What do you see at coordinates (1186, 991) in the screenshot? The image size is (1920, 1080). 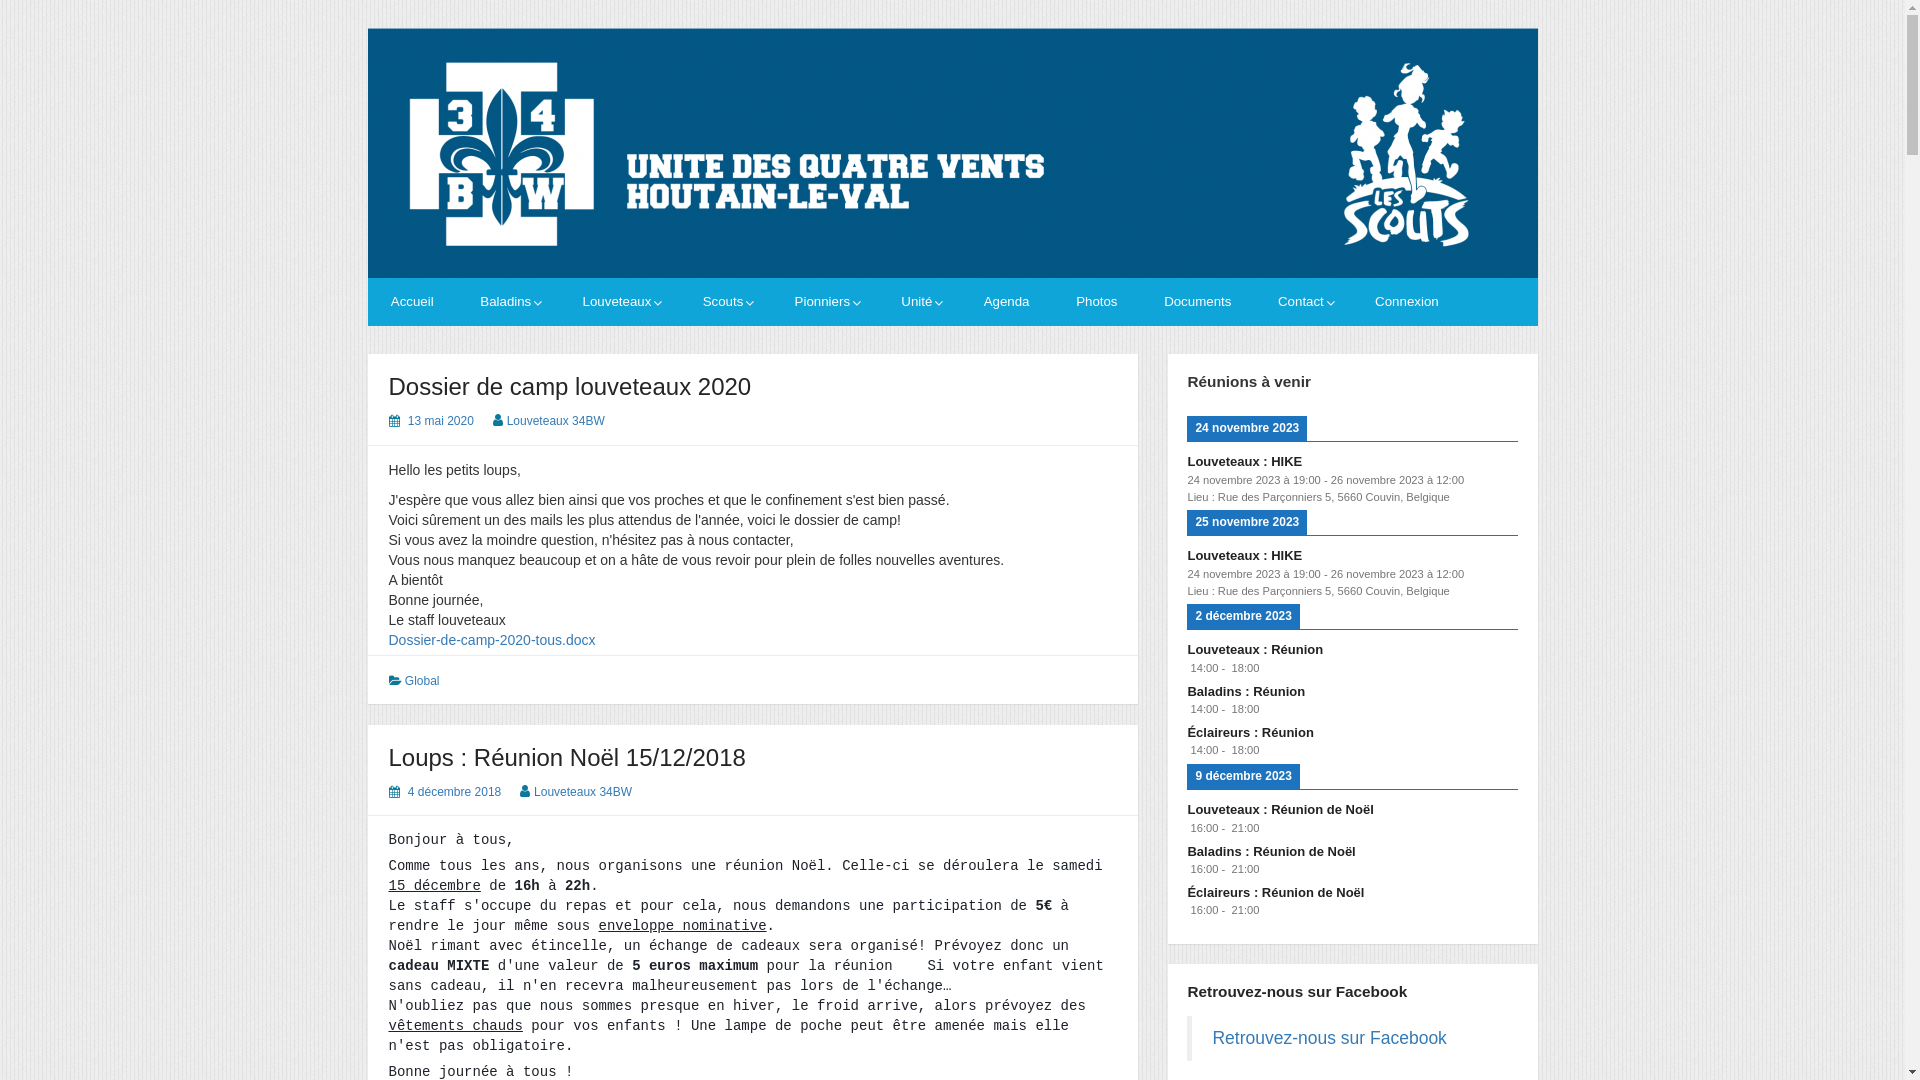 I see `'Retrouvez-nous sur Facebook'` at bounding box center [1186, 991].